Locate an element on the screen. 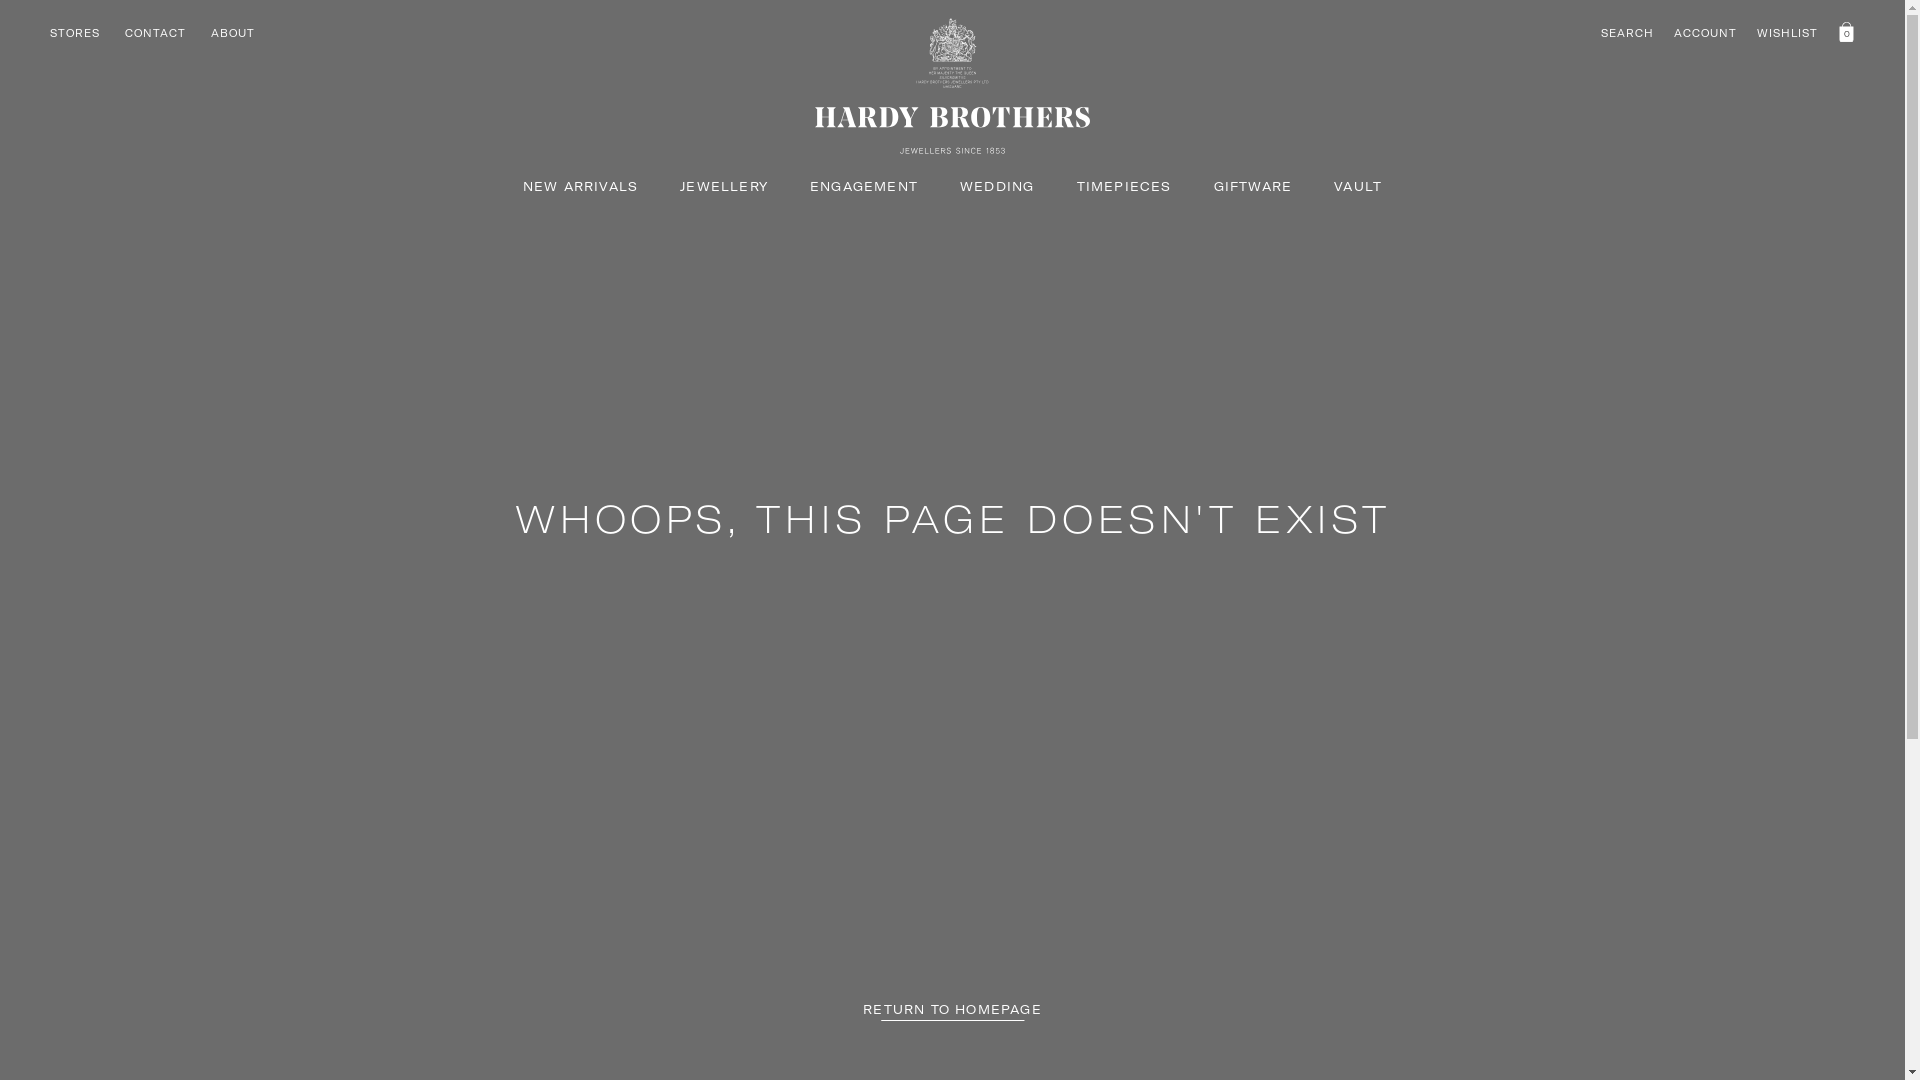 The image size is (1920, 1080). 'VAULT is located at coordinates (1334, 186).